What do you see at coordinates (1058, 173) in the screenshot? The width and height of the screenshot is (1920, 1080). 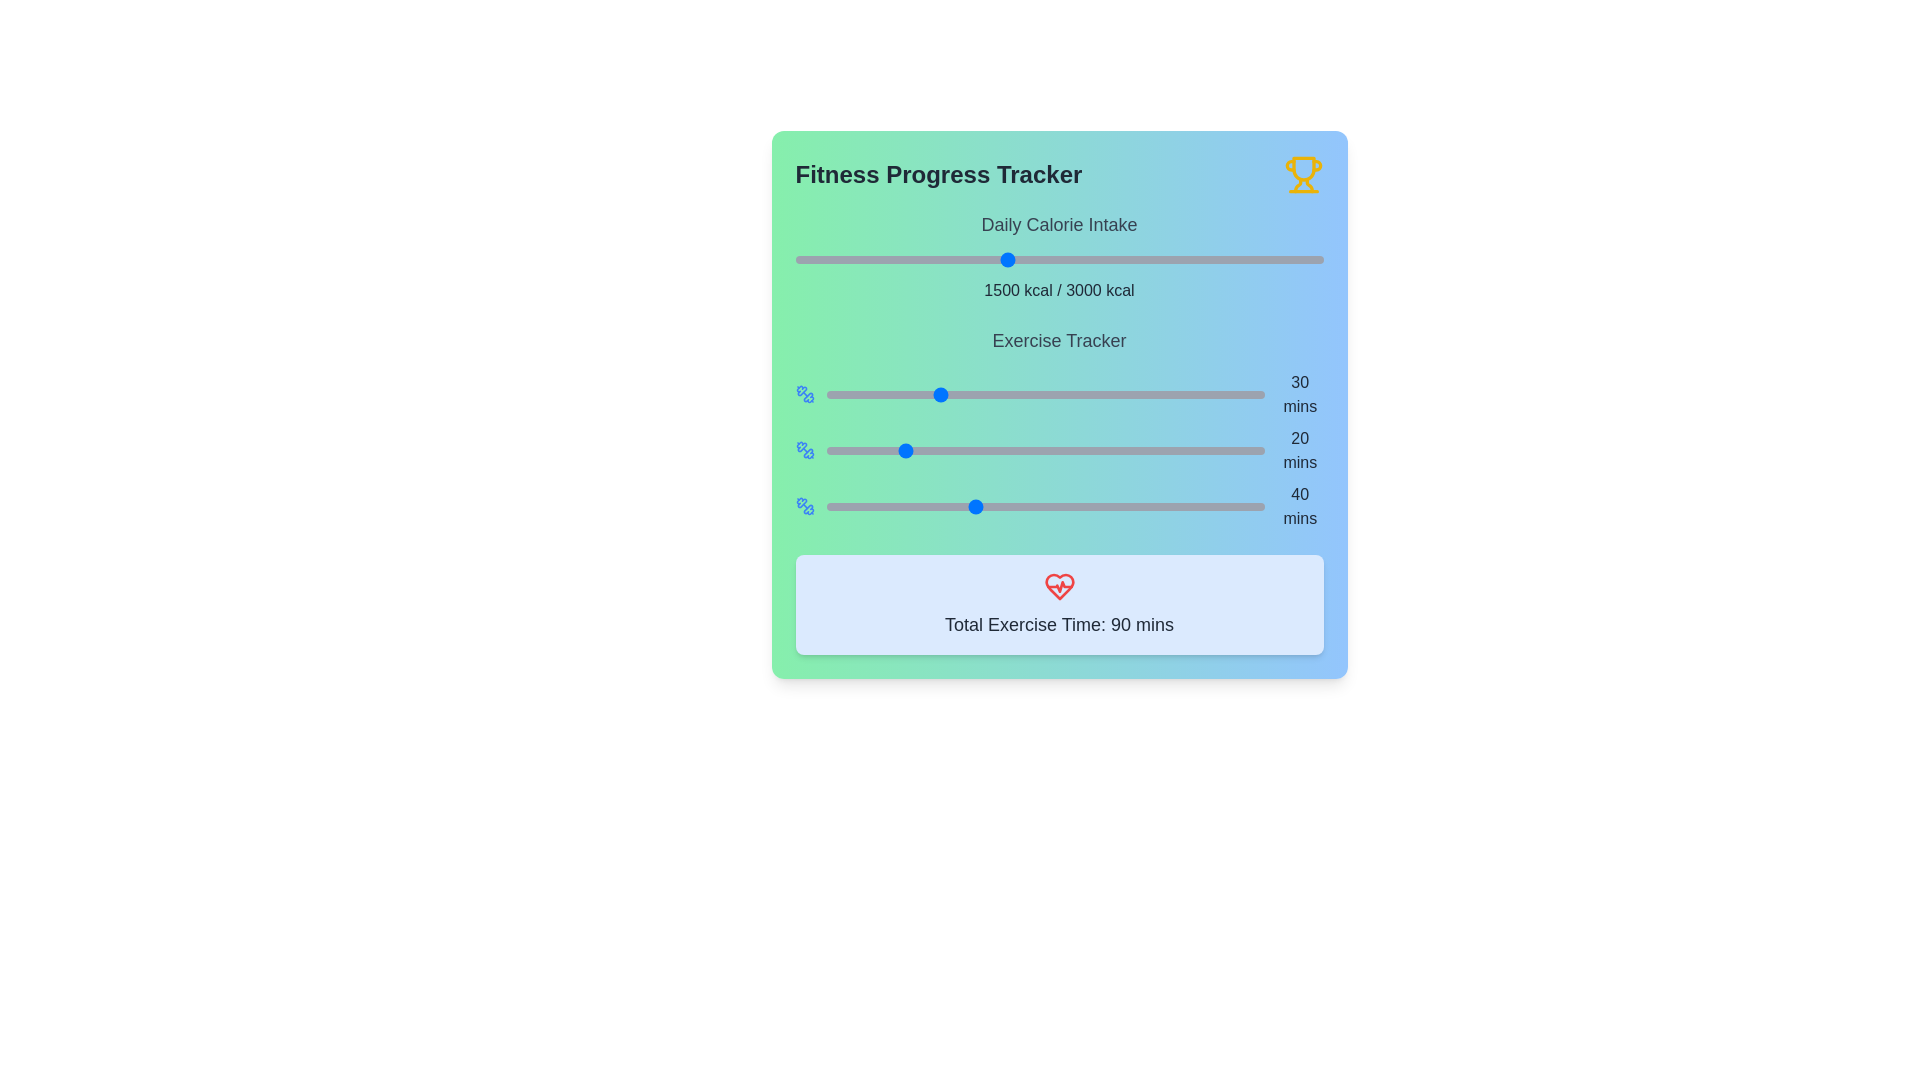 I see `the title 'Fitness Progress Tracker' located at the top of the card layout for additional context` at bounding box center [1058, 173].